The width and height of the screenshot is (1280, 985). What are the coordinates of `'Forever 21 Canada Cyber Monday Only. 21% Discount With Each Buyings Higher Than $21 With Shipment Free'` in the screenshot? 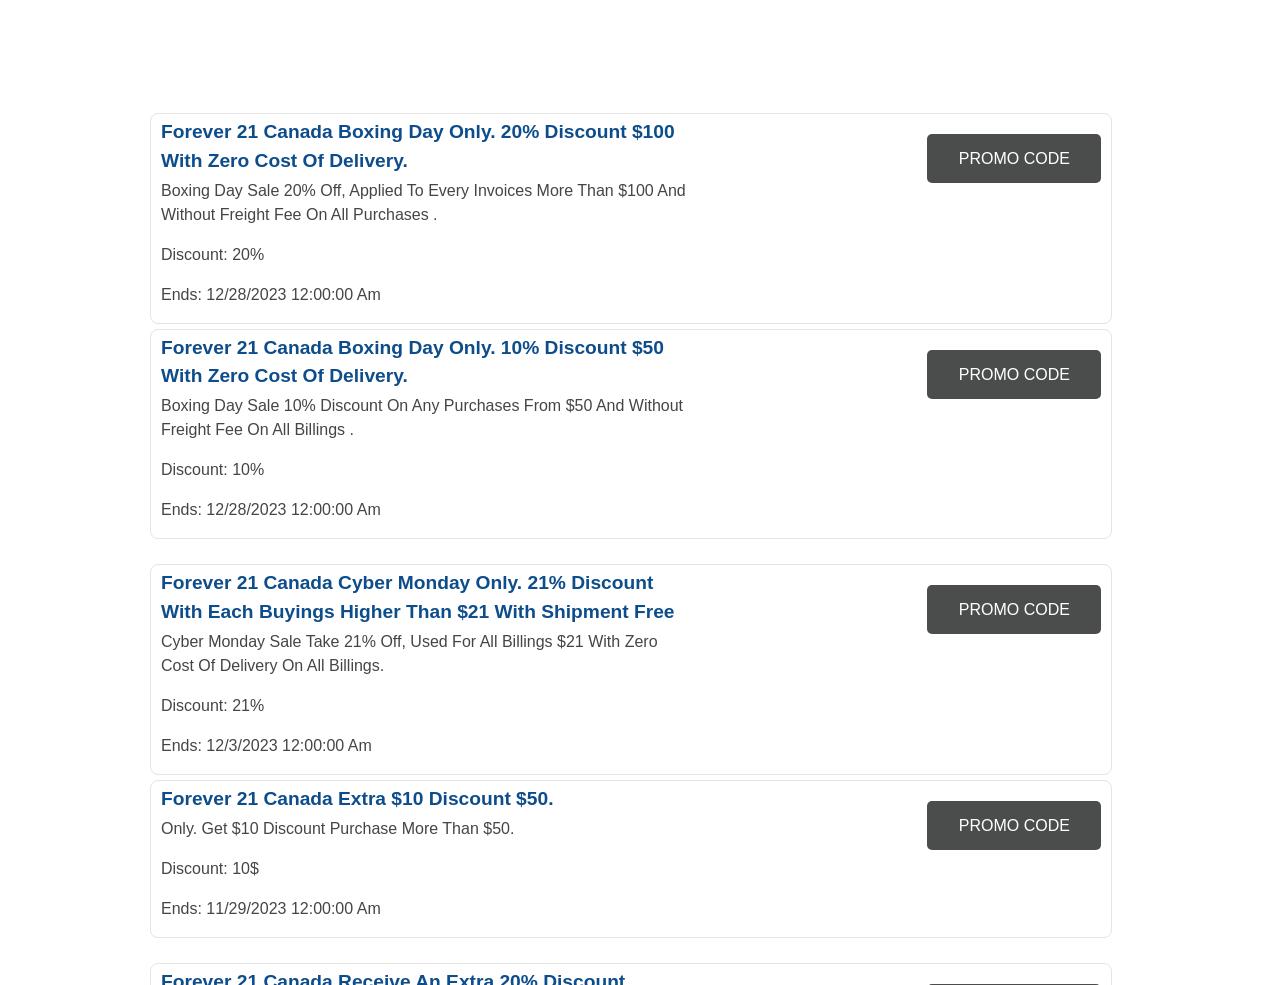 It's located at (416, 596).